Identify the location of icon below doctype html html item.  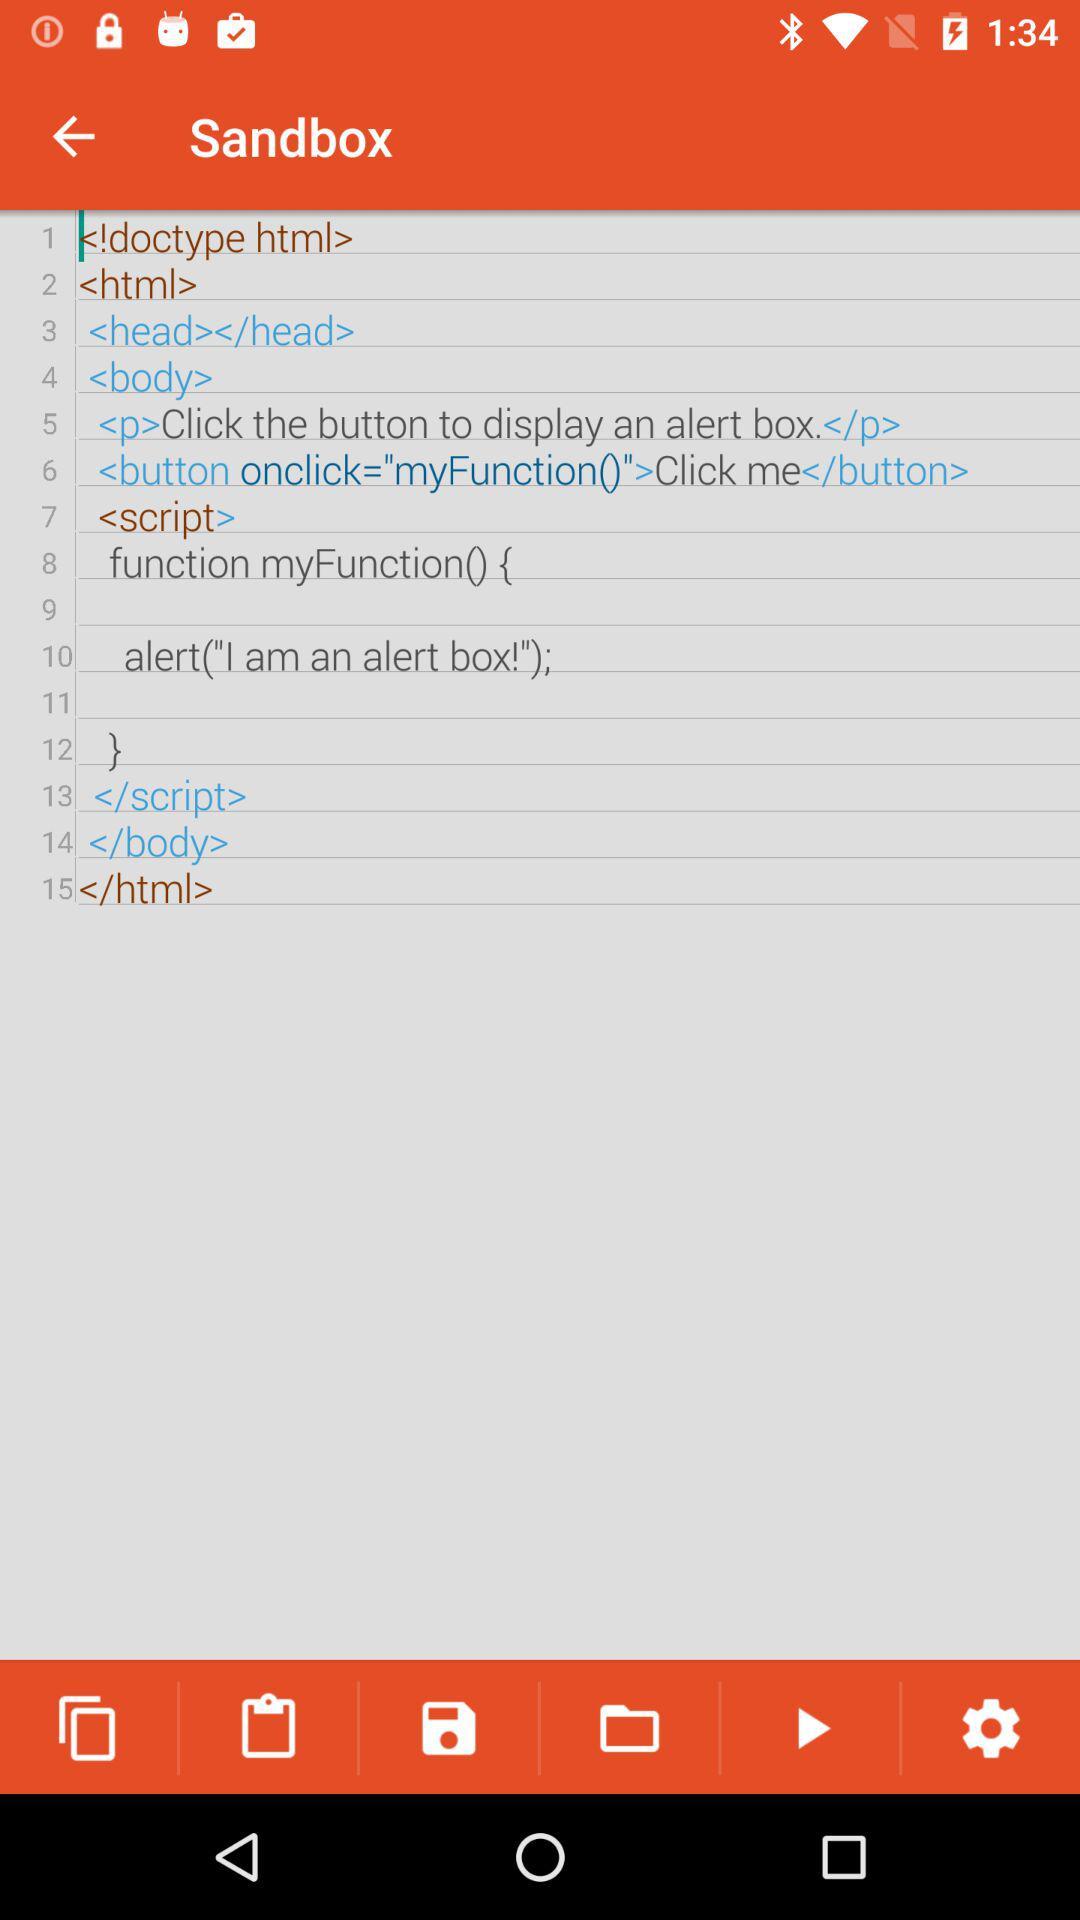
(628, 1727).